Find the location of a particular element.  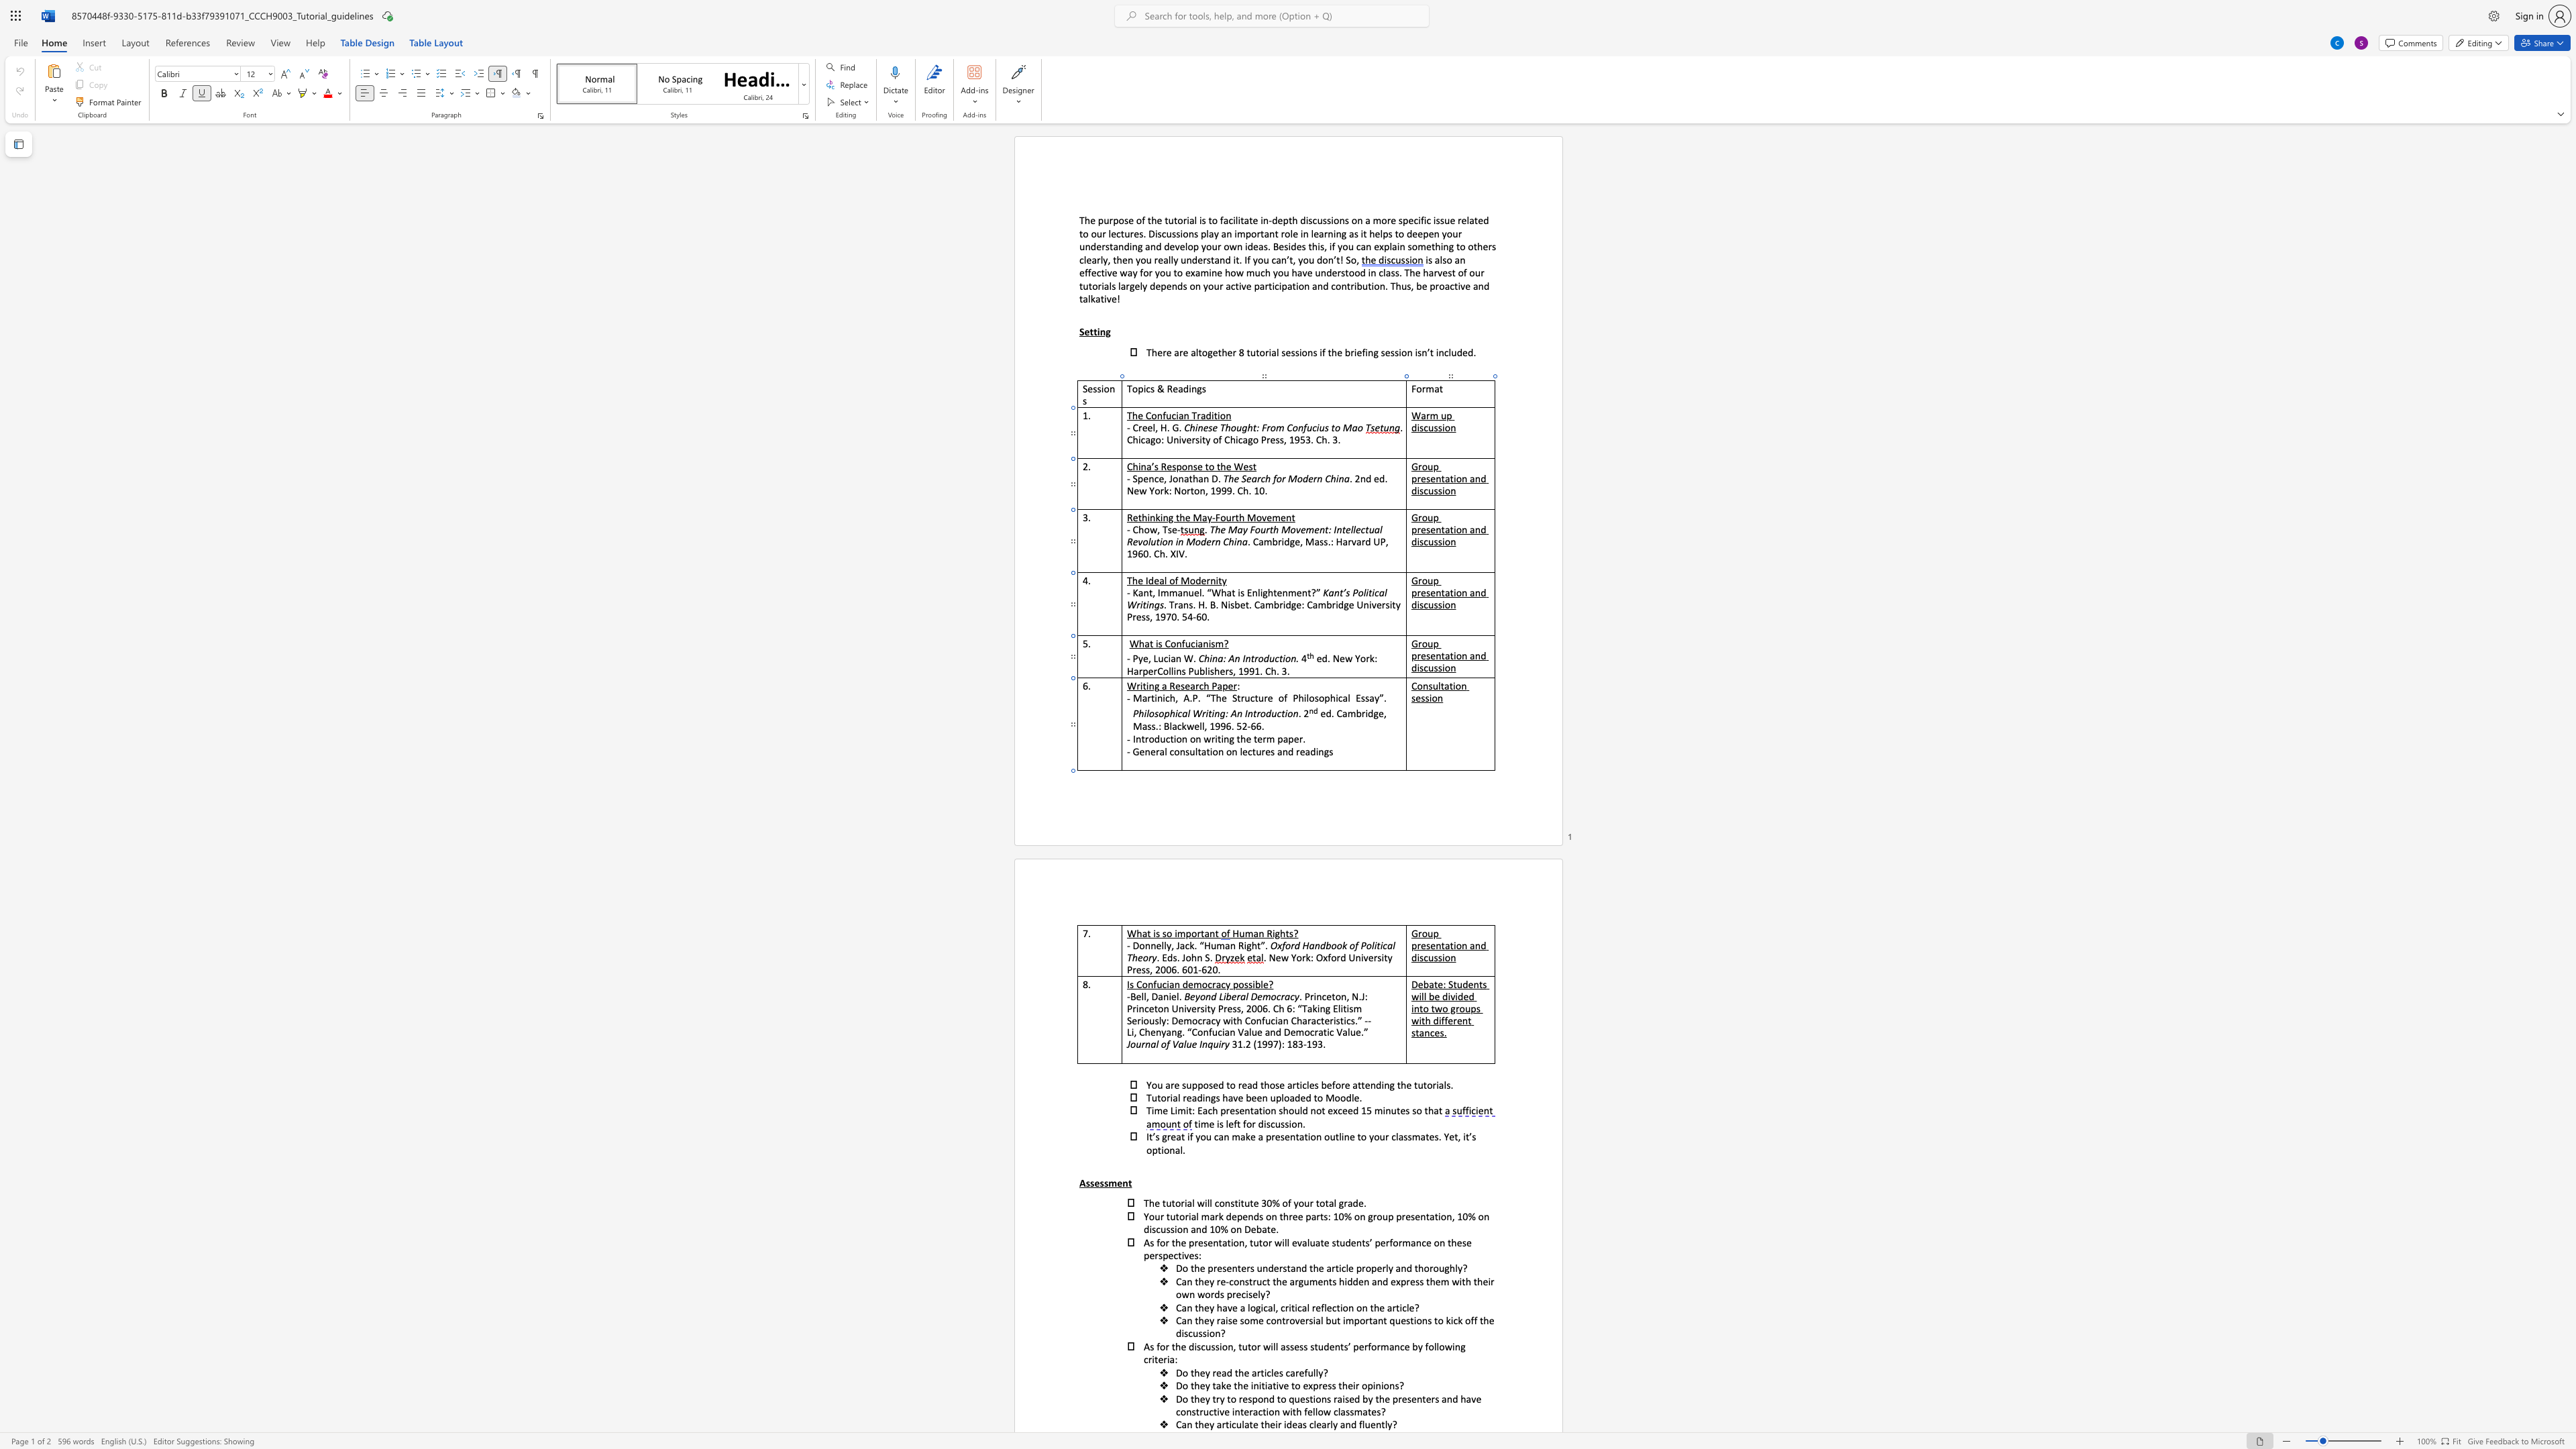

the 3th character "c" in the text is located at coordinates (1340, 697).